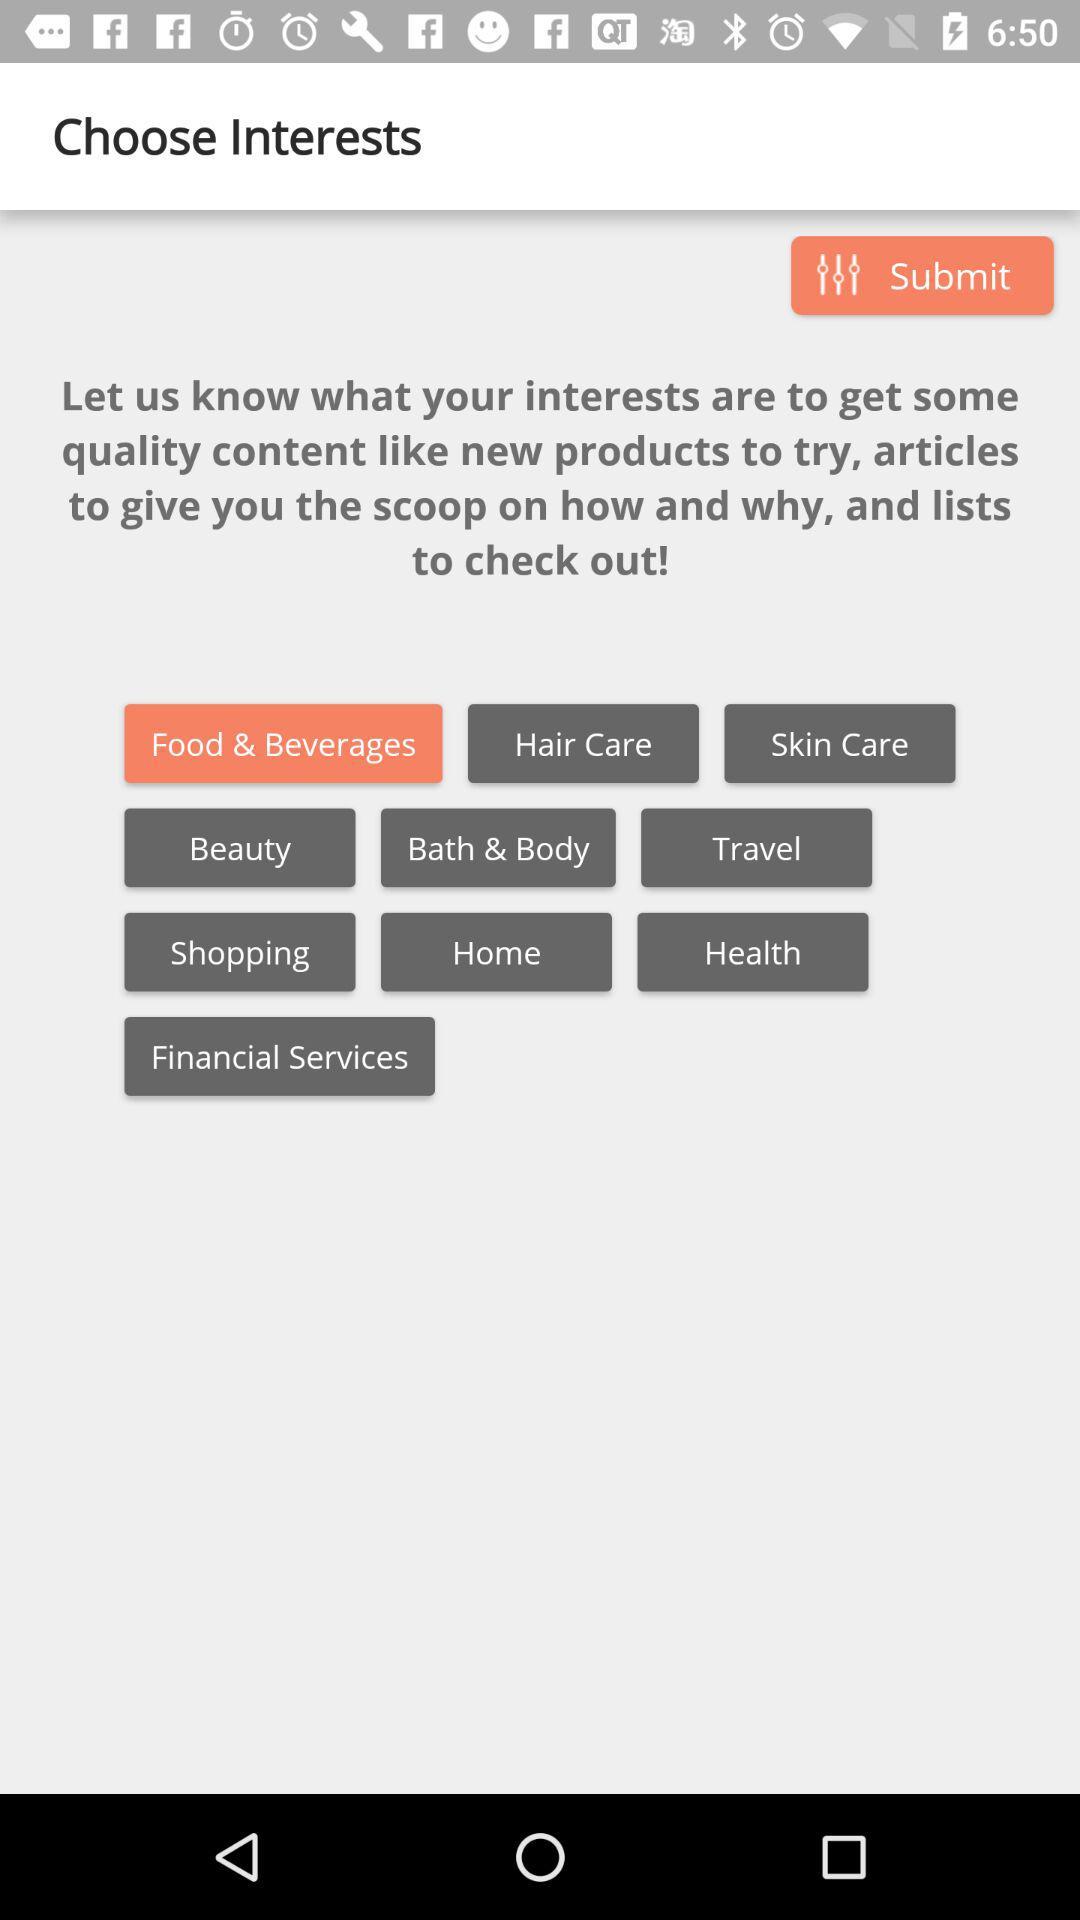 The height and width of the screenshot is (1920, 1080). What do you see at coordinates (497, 847) in the screenshot?
I see `the item below the food & beverages` at bounding box center [497, 847].